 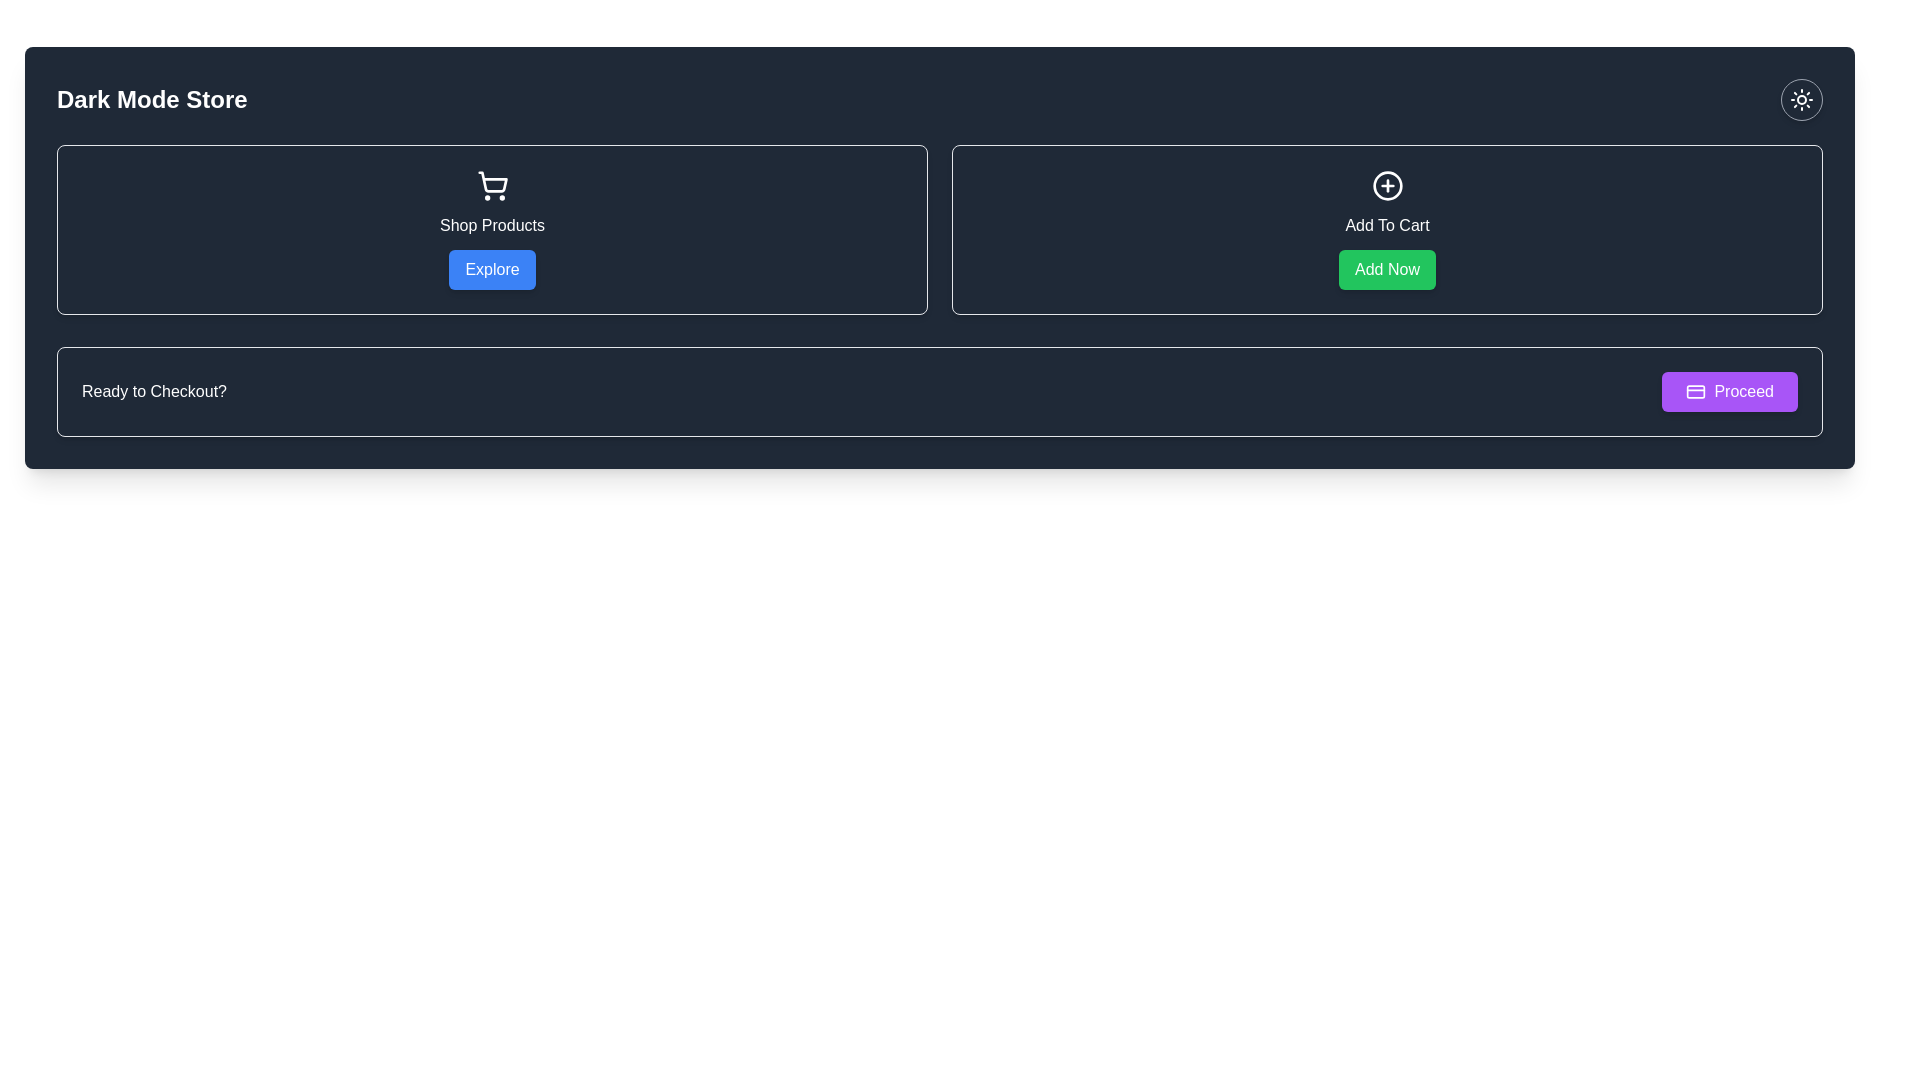 What do you see at coordinates (151, 100) in the screenshot?
I see `the text label indicating 'Dark Mode Store', which serves as the title or heading in the header bar of the interface` at bounding box center [151, 100].